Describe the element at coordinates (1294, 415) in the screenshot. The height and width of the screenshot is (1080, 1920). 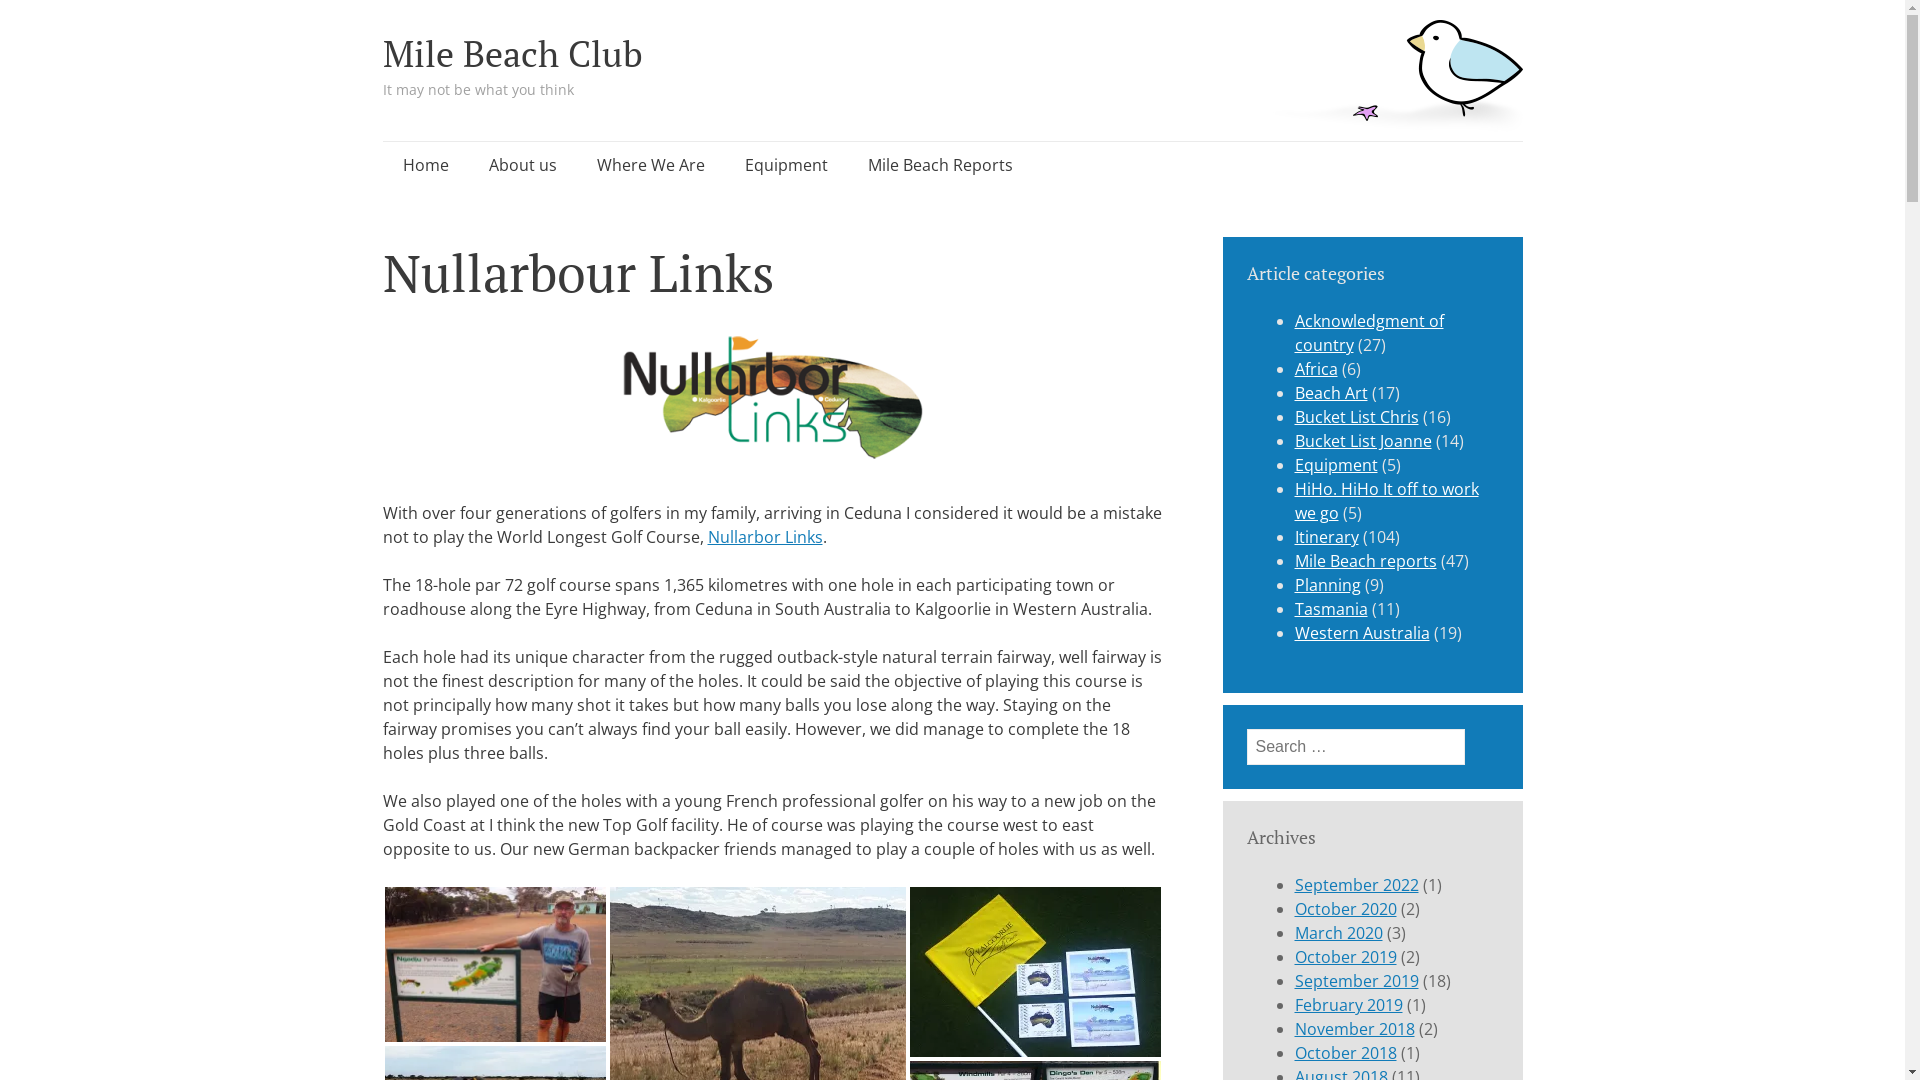
I see `'Bucket List Chris'` at that location.